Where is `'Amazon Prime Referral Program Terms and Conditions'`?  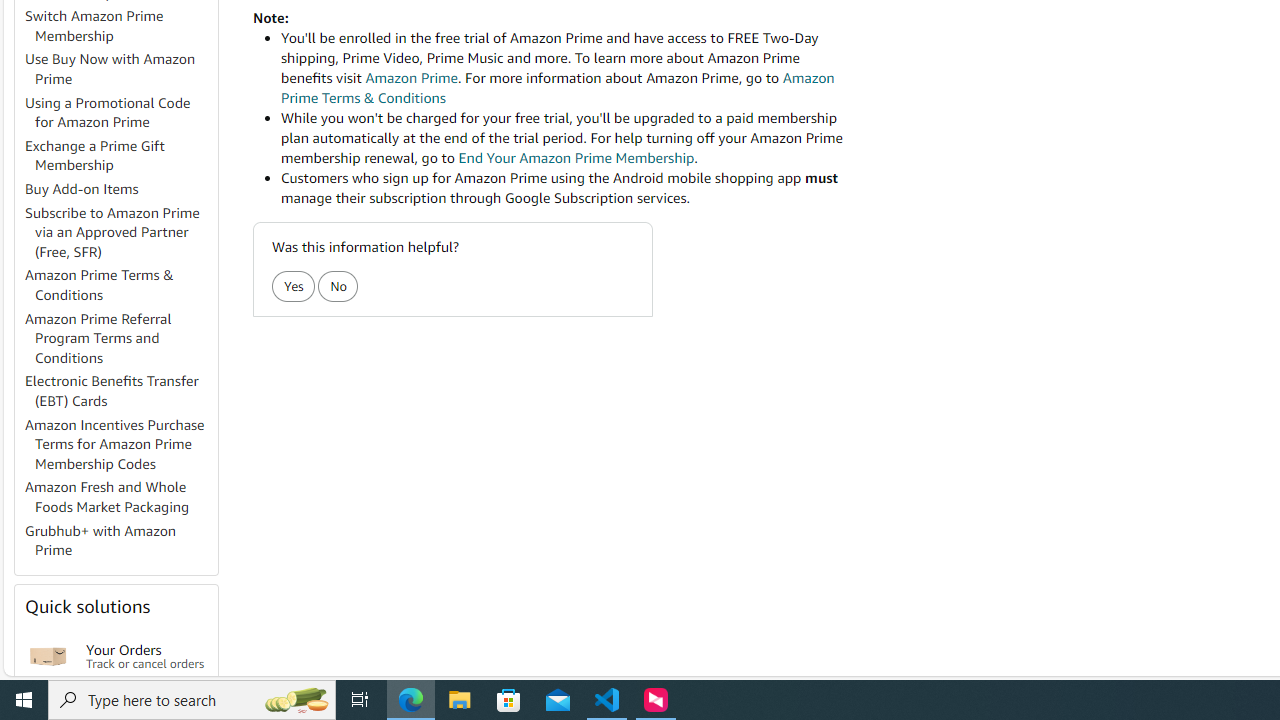
'Amazon Prime Referral Program Terms and Conditions' is located at coordinates (97, 337).